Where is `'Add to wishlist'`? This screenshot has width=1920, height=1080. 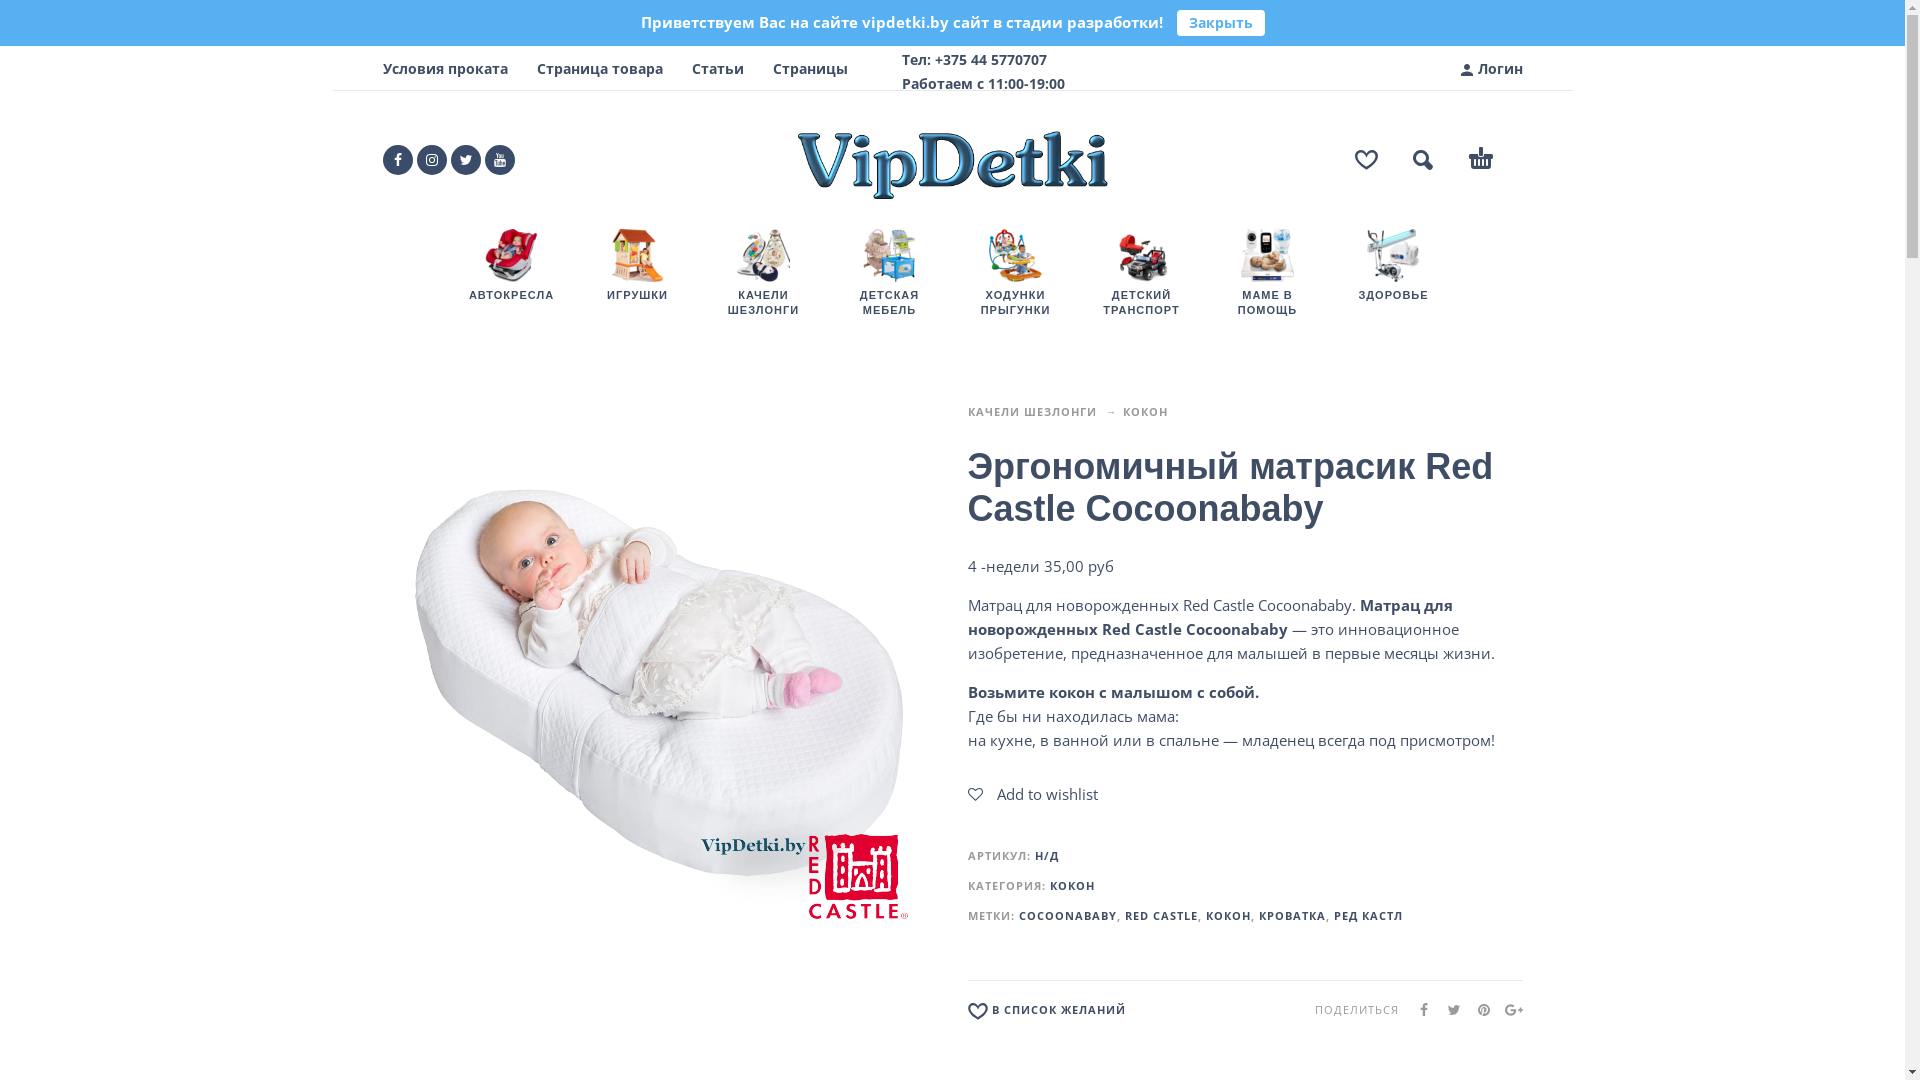 'Add to wishlist' is located at coordinates (1032, 793).